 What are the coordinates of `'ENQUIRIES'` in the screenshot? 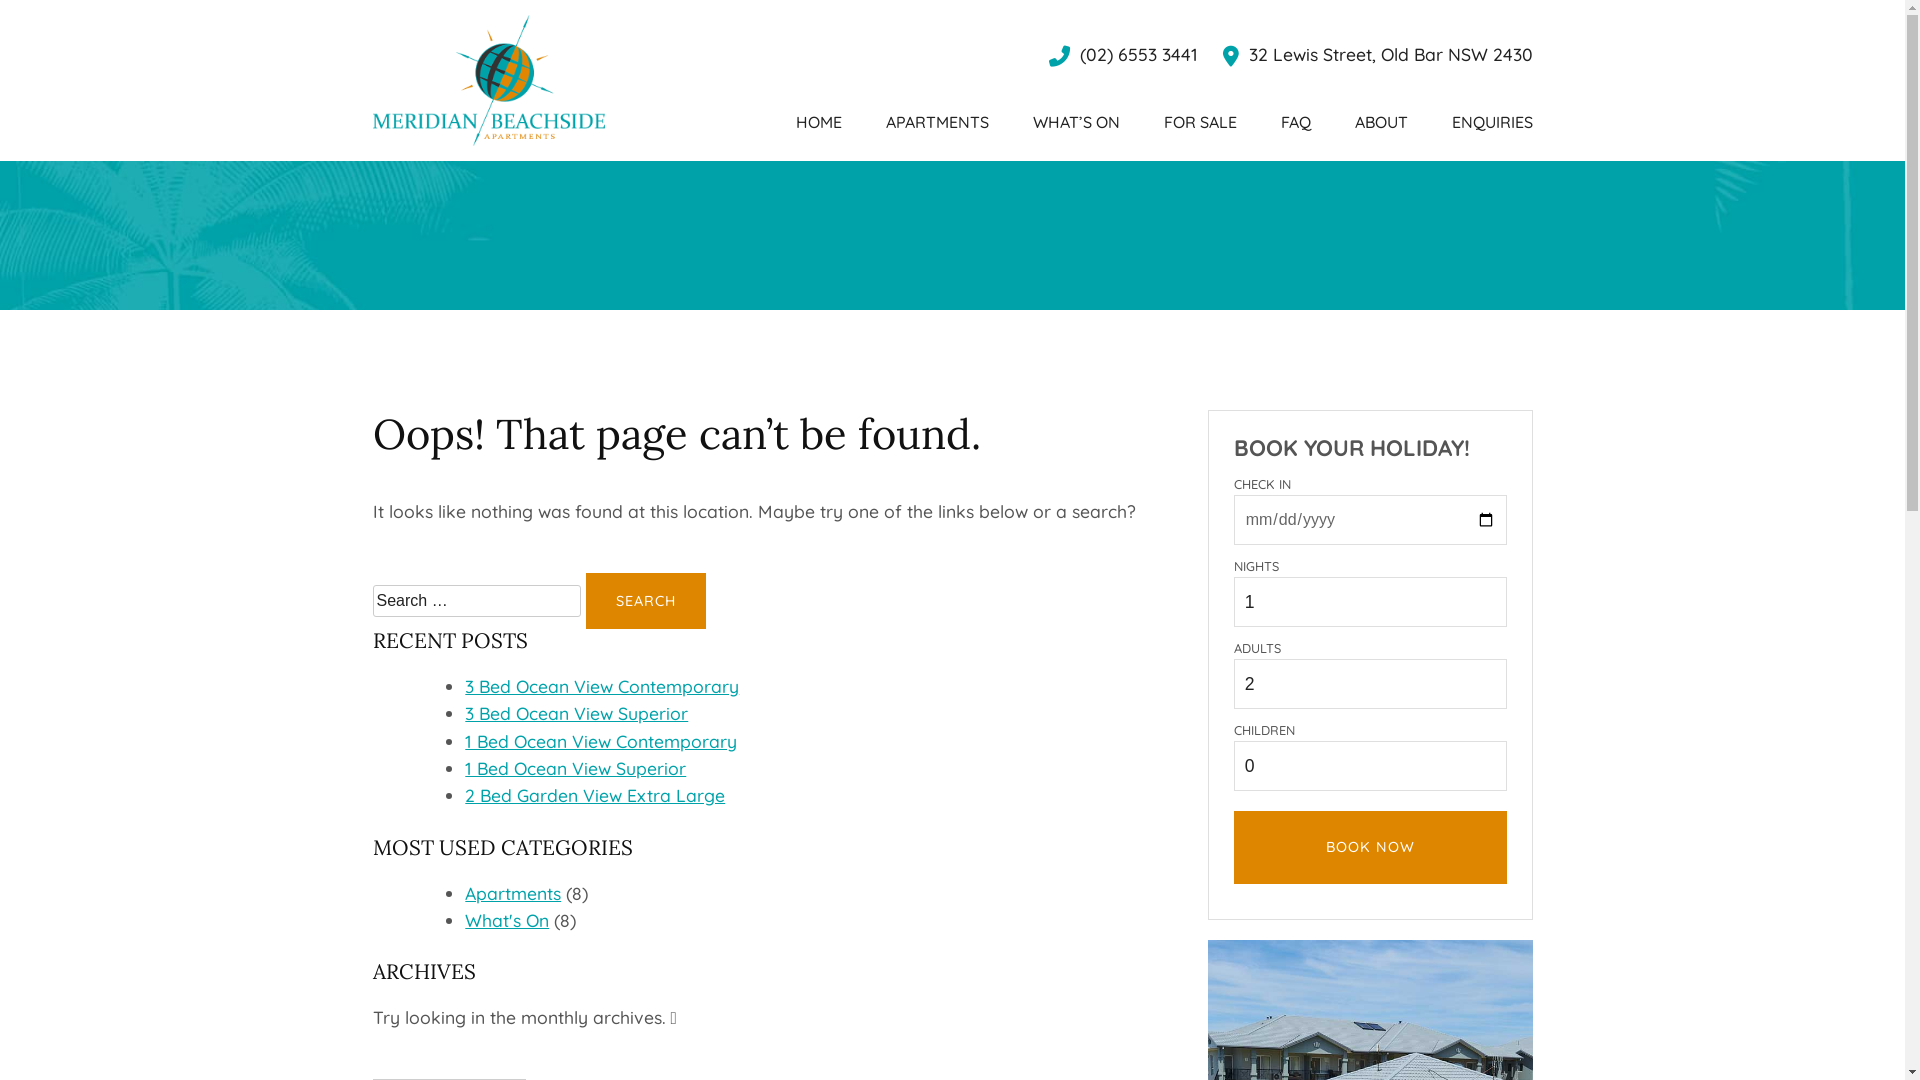 It's located at (1492, 122).